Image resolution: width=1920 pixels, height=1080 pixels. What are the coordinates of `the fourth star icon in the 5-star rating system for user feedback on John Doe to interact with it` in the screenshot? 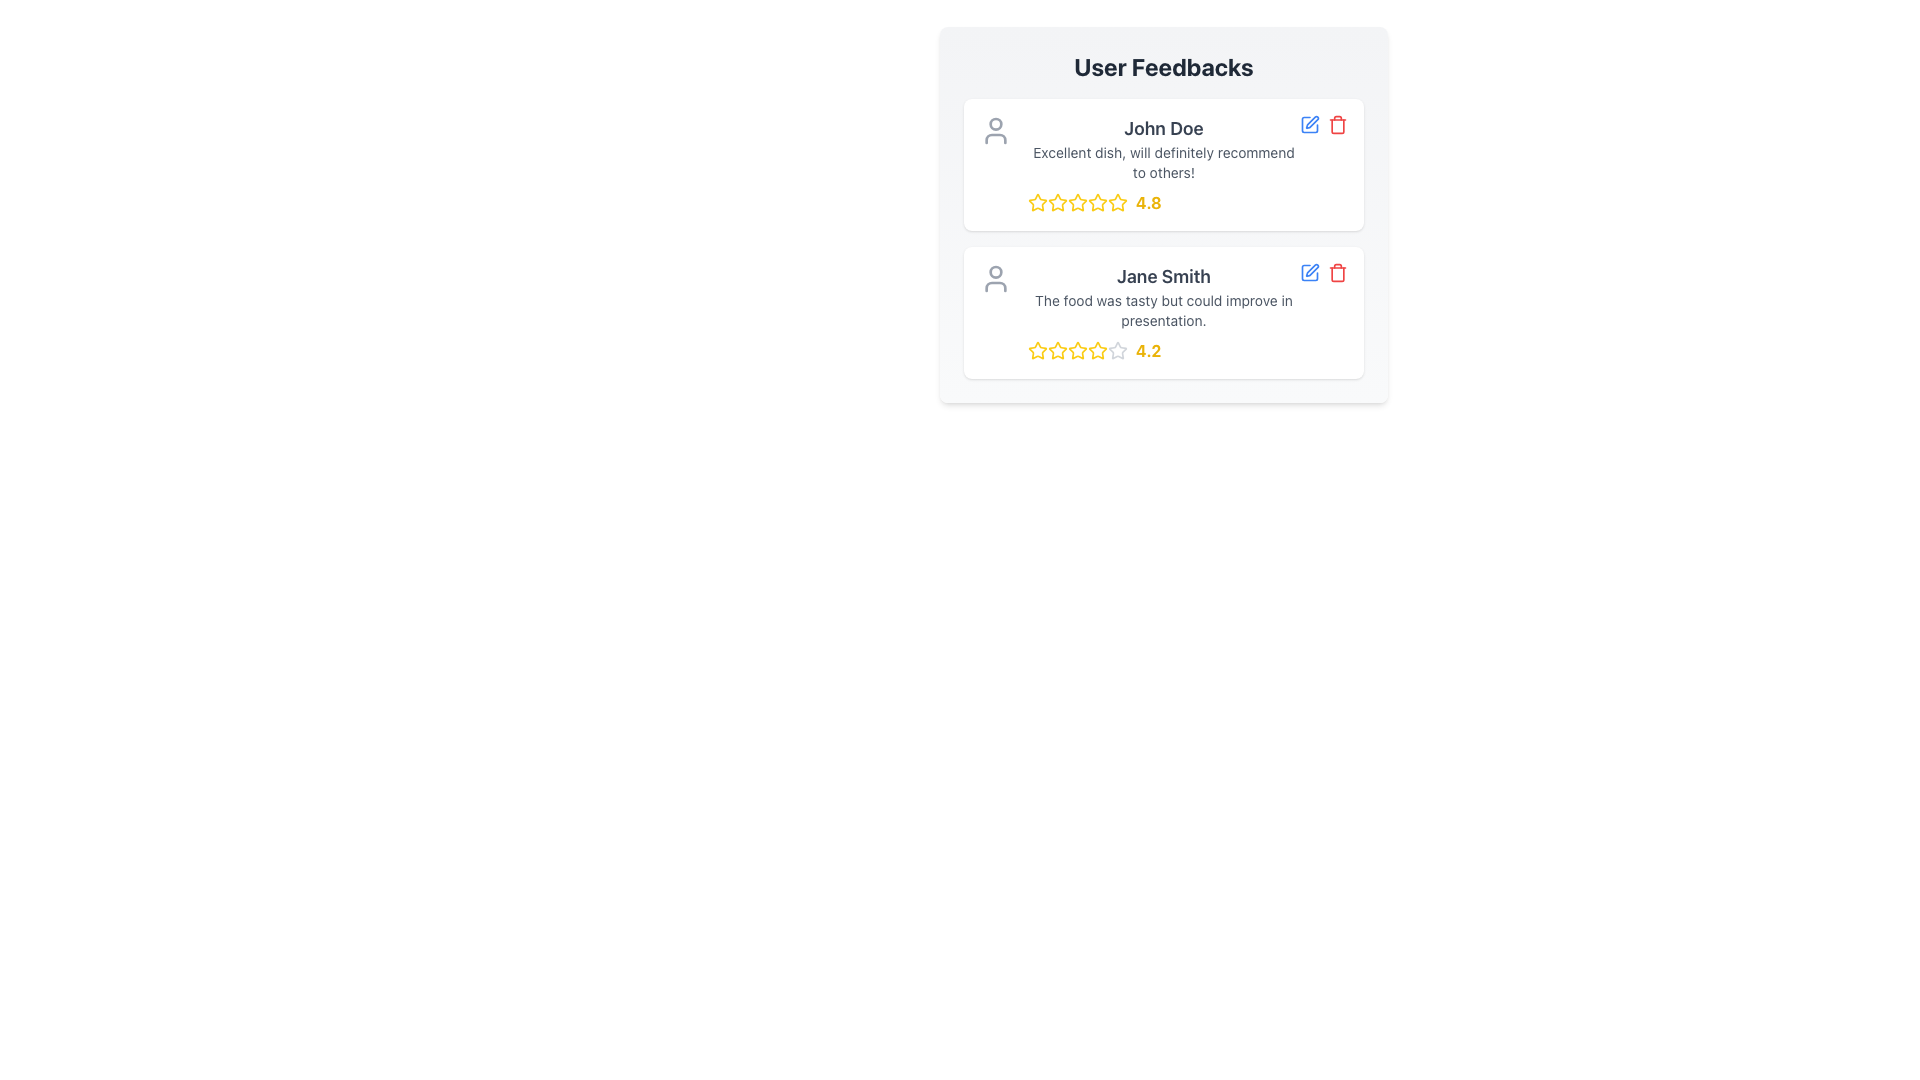 It's located at (1116, 201).